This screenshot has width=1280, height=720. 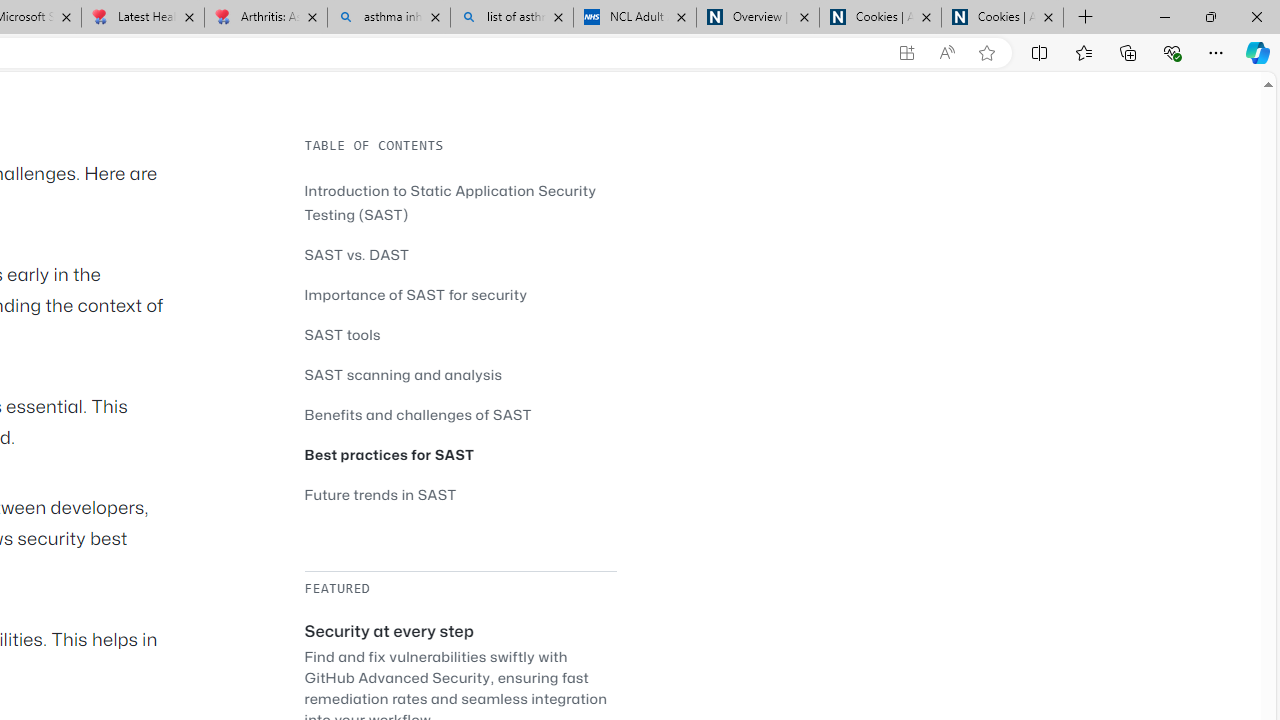 I want to click on 'Future trends in SAST', so click(x=380, y=494).